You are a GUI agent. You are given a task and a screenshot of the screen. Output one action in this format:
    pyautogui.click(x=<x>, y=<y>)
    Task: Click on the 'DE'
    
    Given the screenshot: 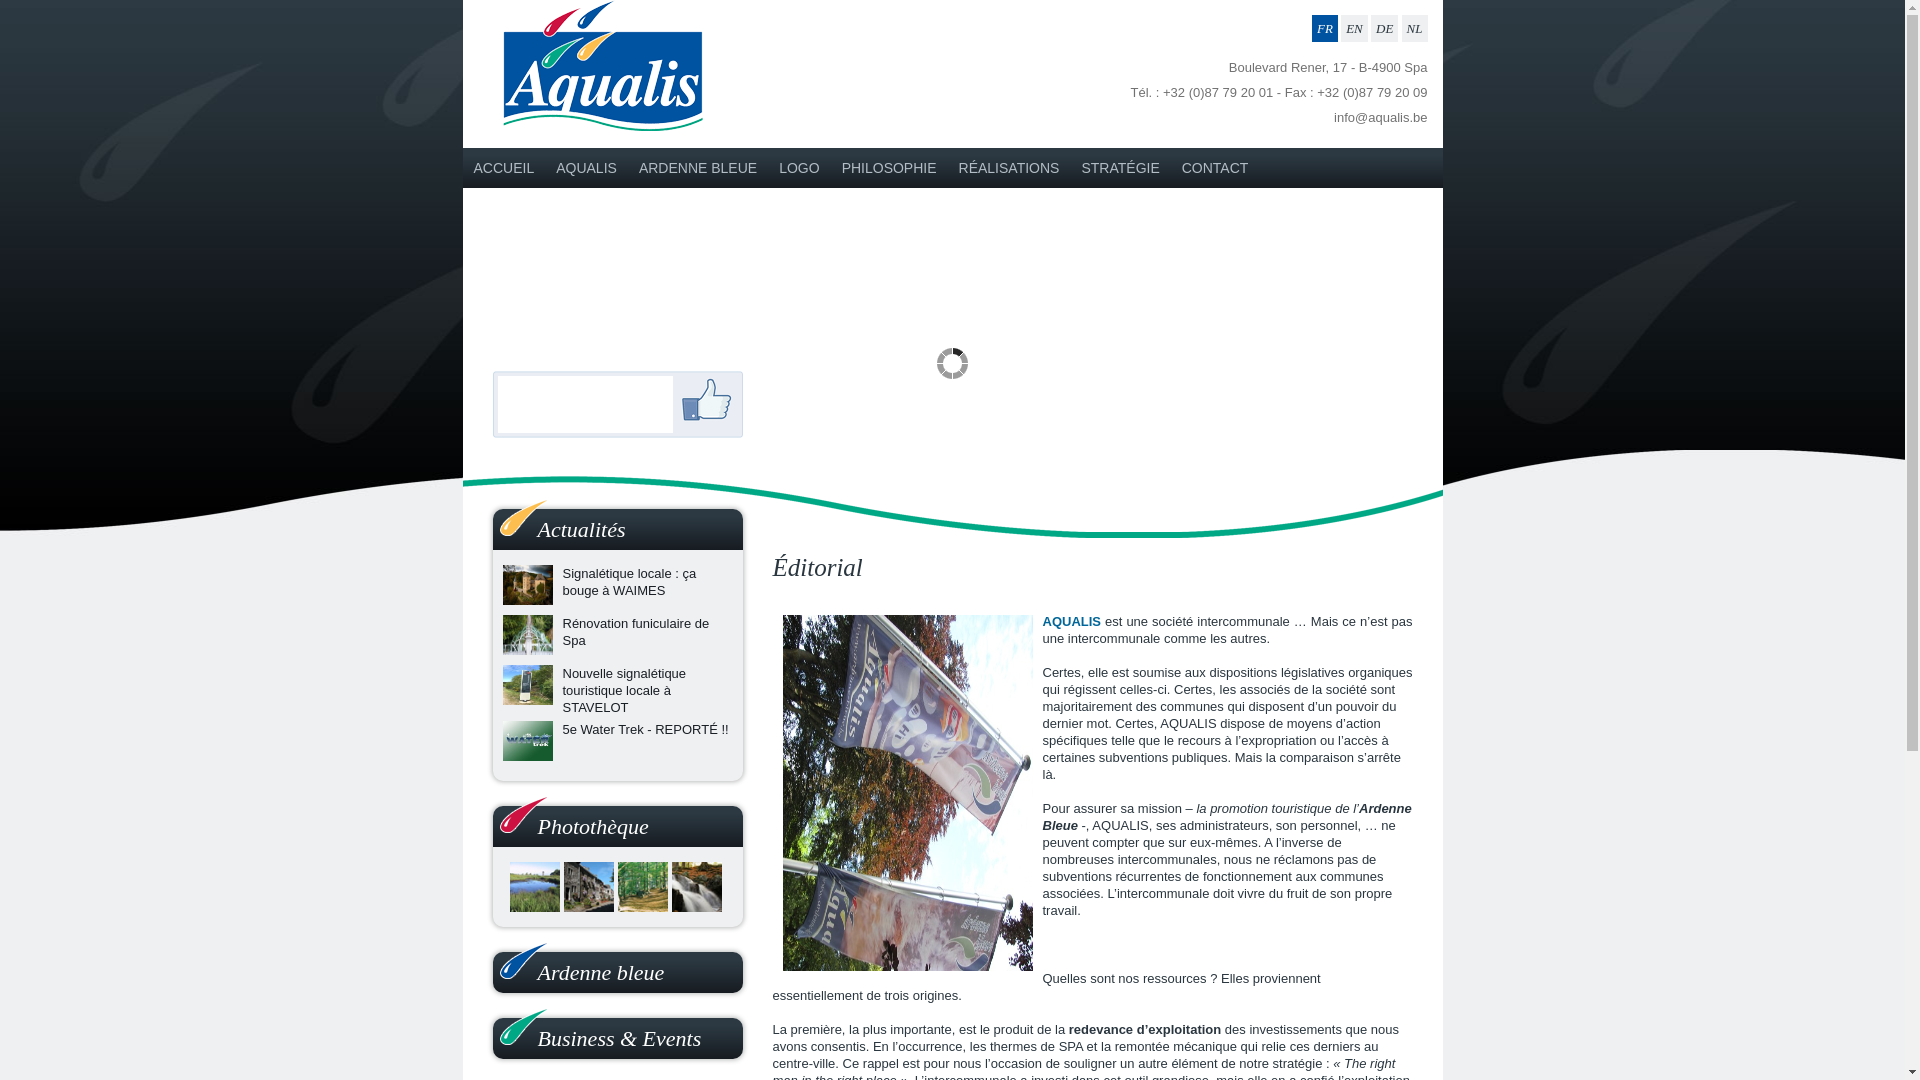 What is the action you would take?
    pyautogui.click(x=1383, y=28)
    